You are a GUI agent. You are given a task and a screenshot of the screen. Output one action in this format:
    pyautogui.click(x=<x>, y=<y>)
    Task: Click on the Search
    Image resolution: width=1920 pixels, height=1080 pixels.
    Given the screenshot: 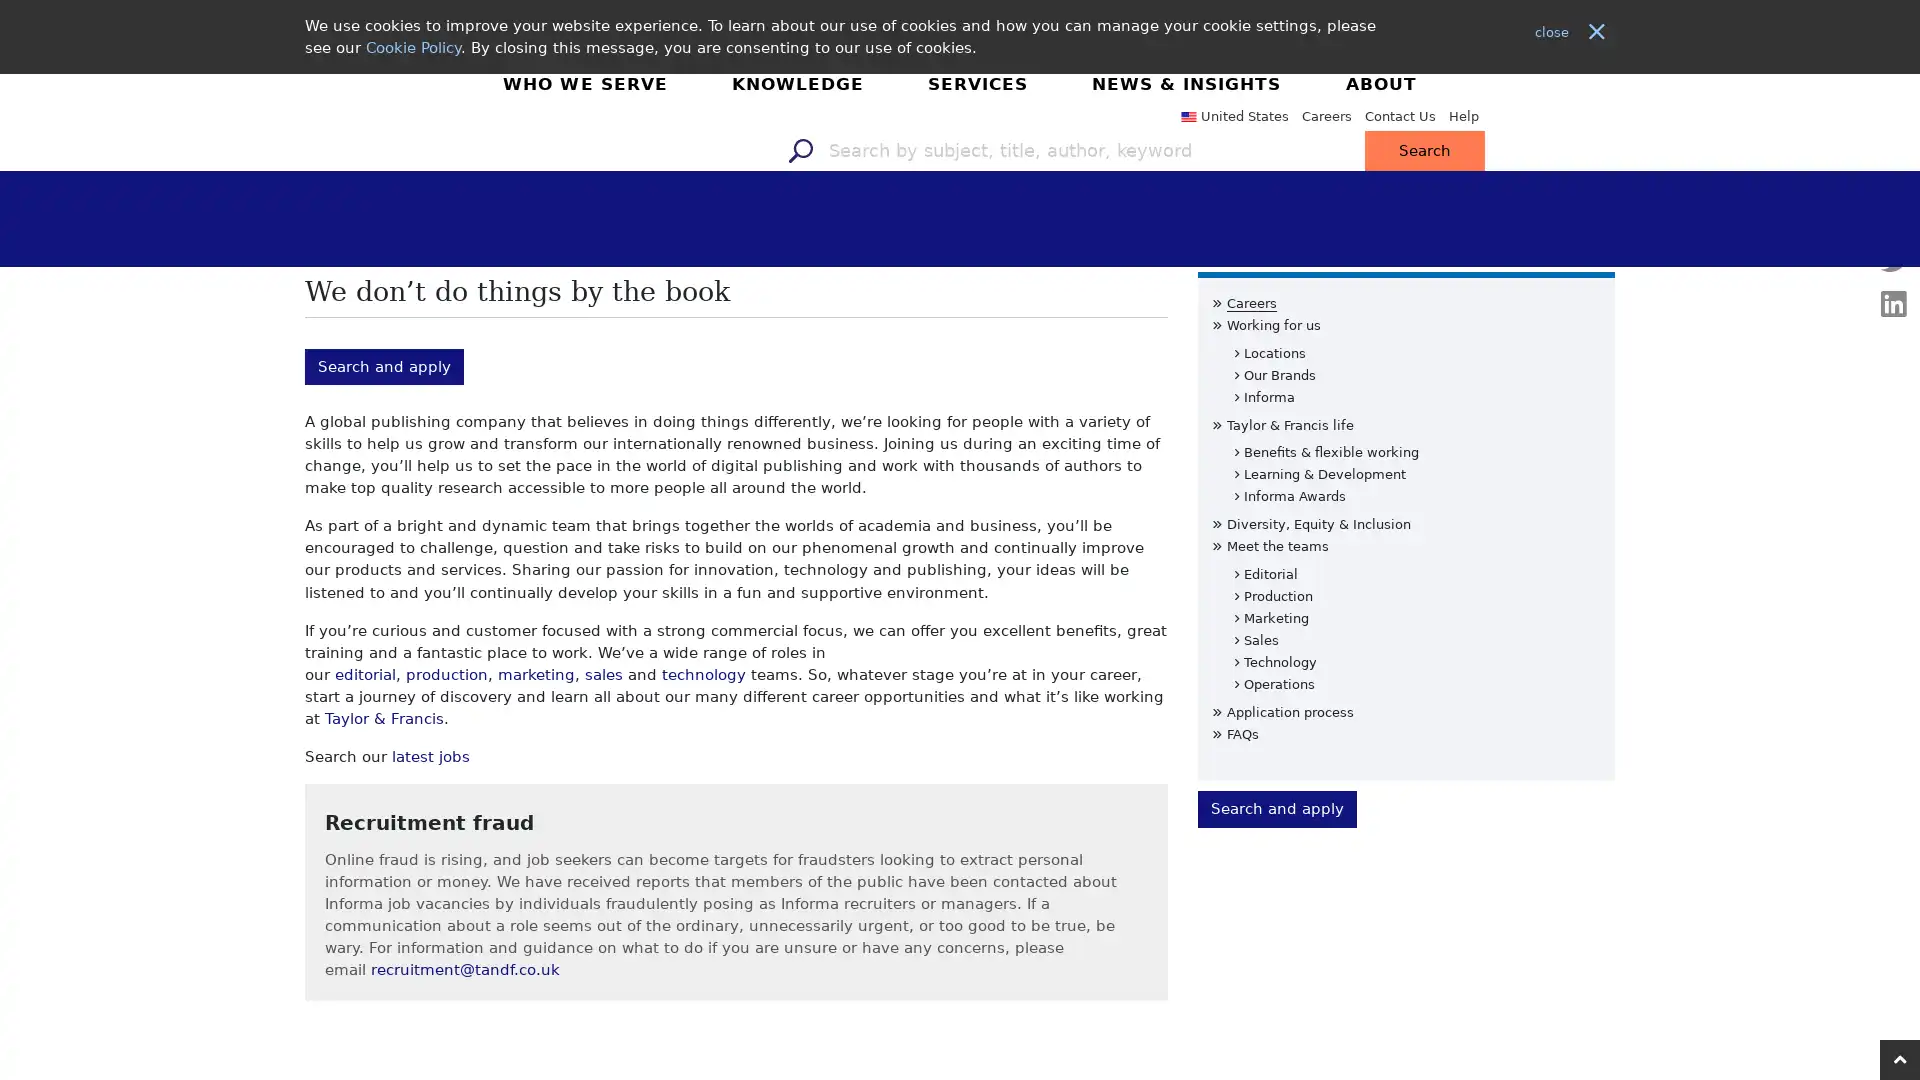 What is the action you would take?
    pyautogui.click(x=1651, y=114)
    